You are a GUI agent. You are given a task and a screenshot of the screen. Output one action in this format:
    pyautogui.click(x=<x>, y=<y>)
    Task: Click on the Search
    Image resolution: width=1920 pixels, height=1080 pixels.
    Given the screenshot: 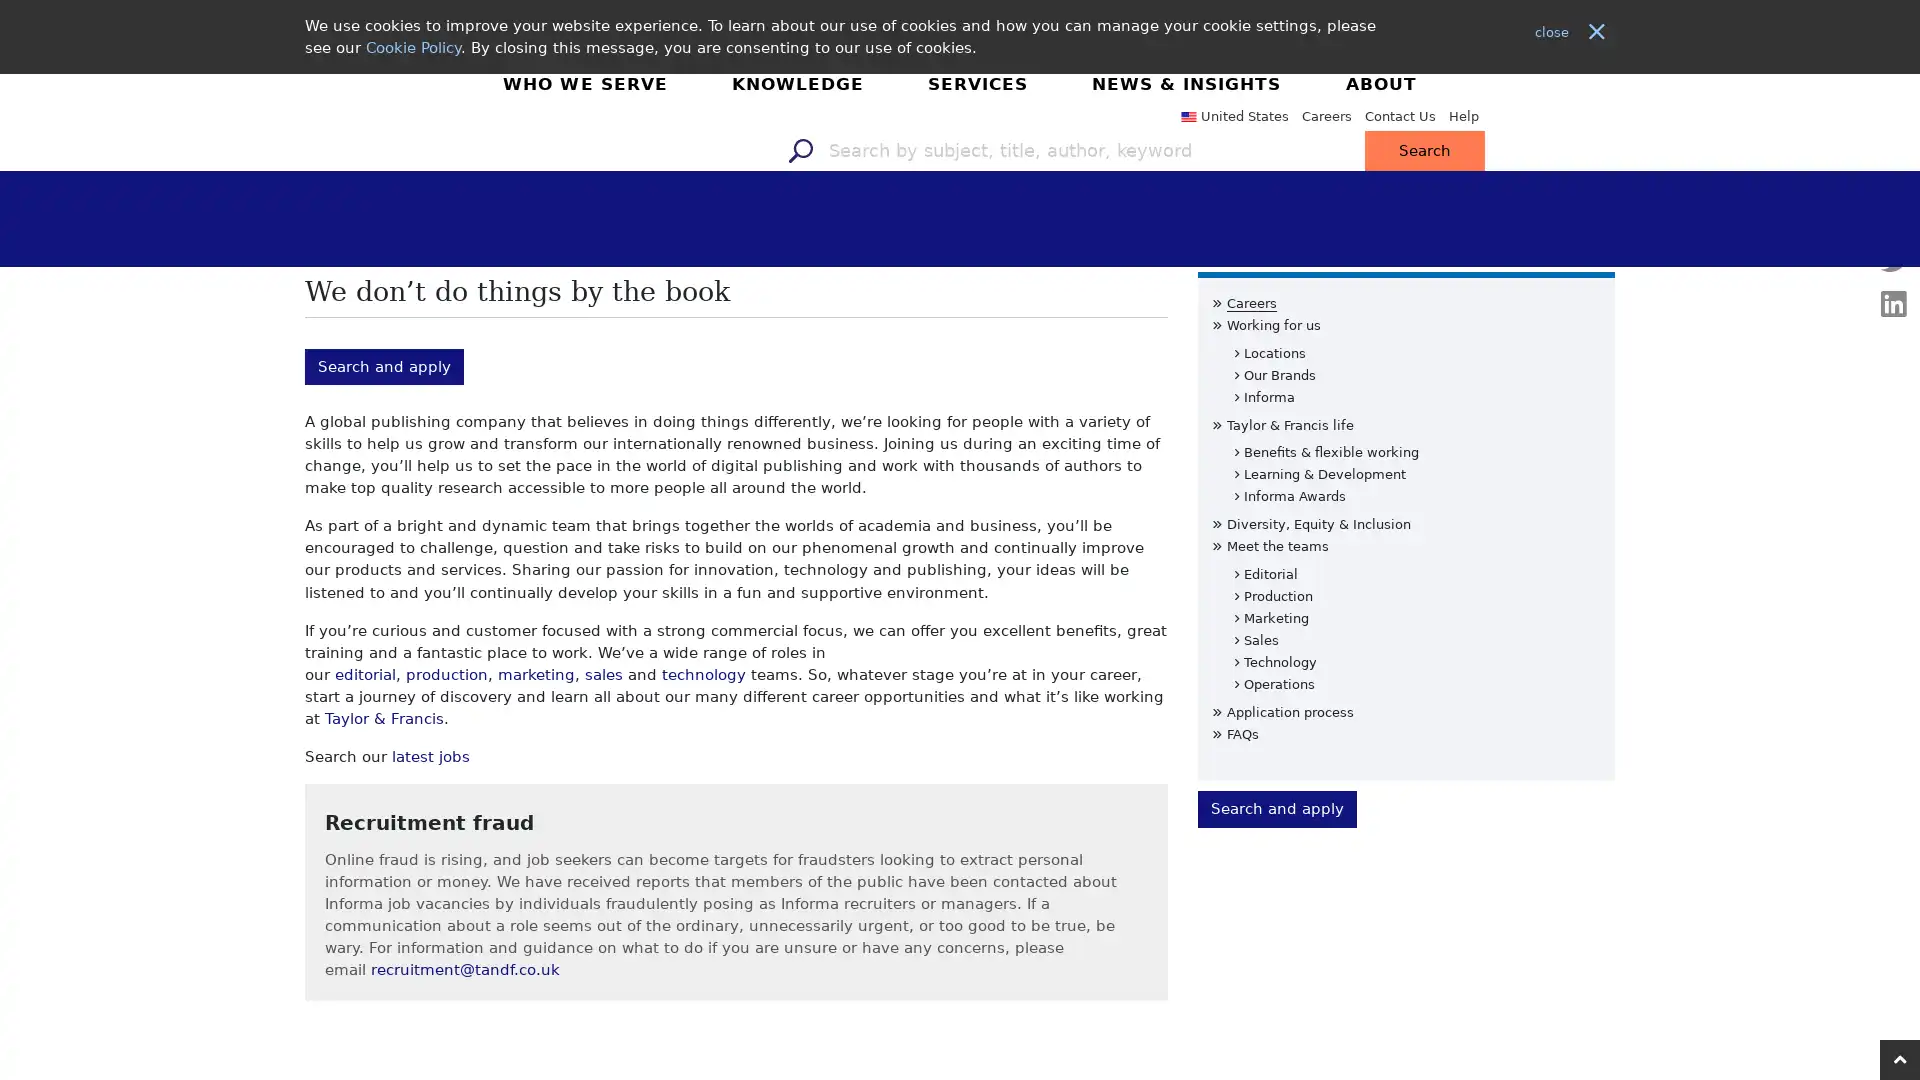 What is the action you would take?
    pyautogui.click(x=1651, y=114)
    